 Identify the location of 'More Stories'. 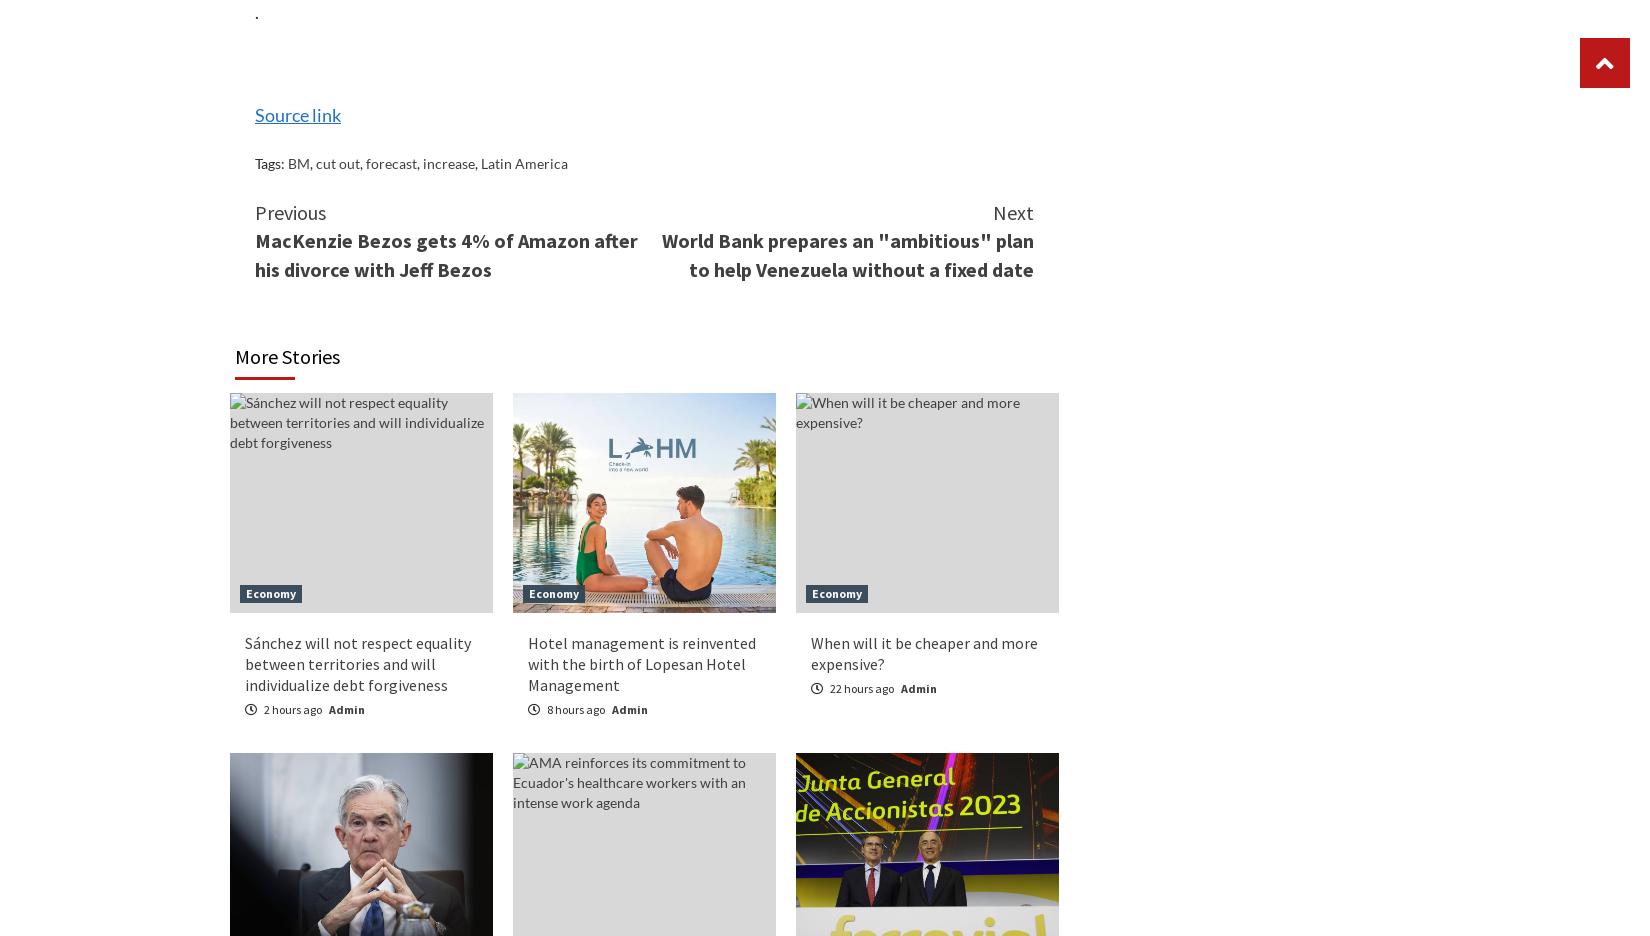
(287, 356).